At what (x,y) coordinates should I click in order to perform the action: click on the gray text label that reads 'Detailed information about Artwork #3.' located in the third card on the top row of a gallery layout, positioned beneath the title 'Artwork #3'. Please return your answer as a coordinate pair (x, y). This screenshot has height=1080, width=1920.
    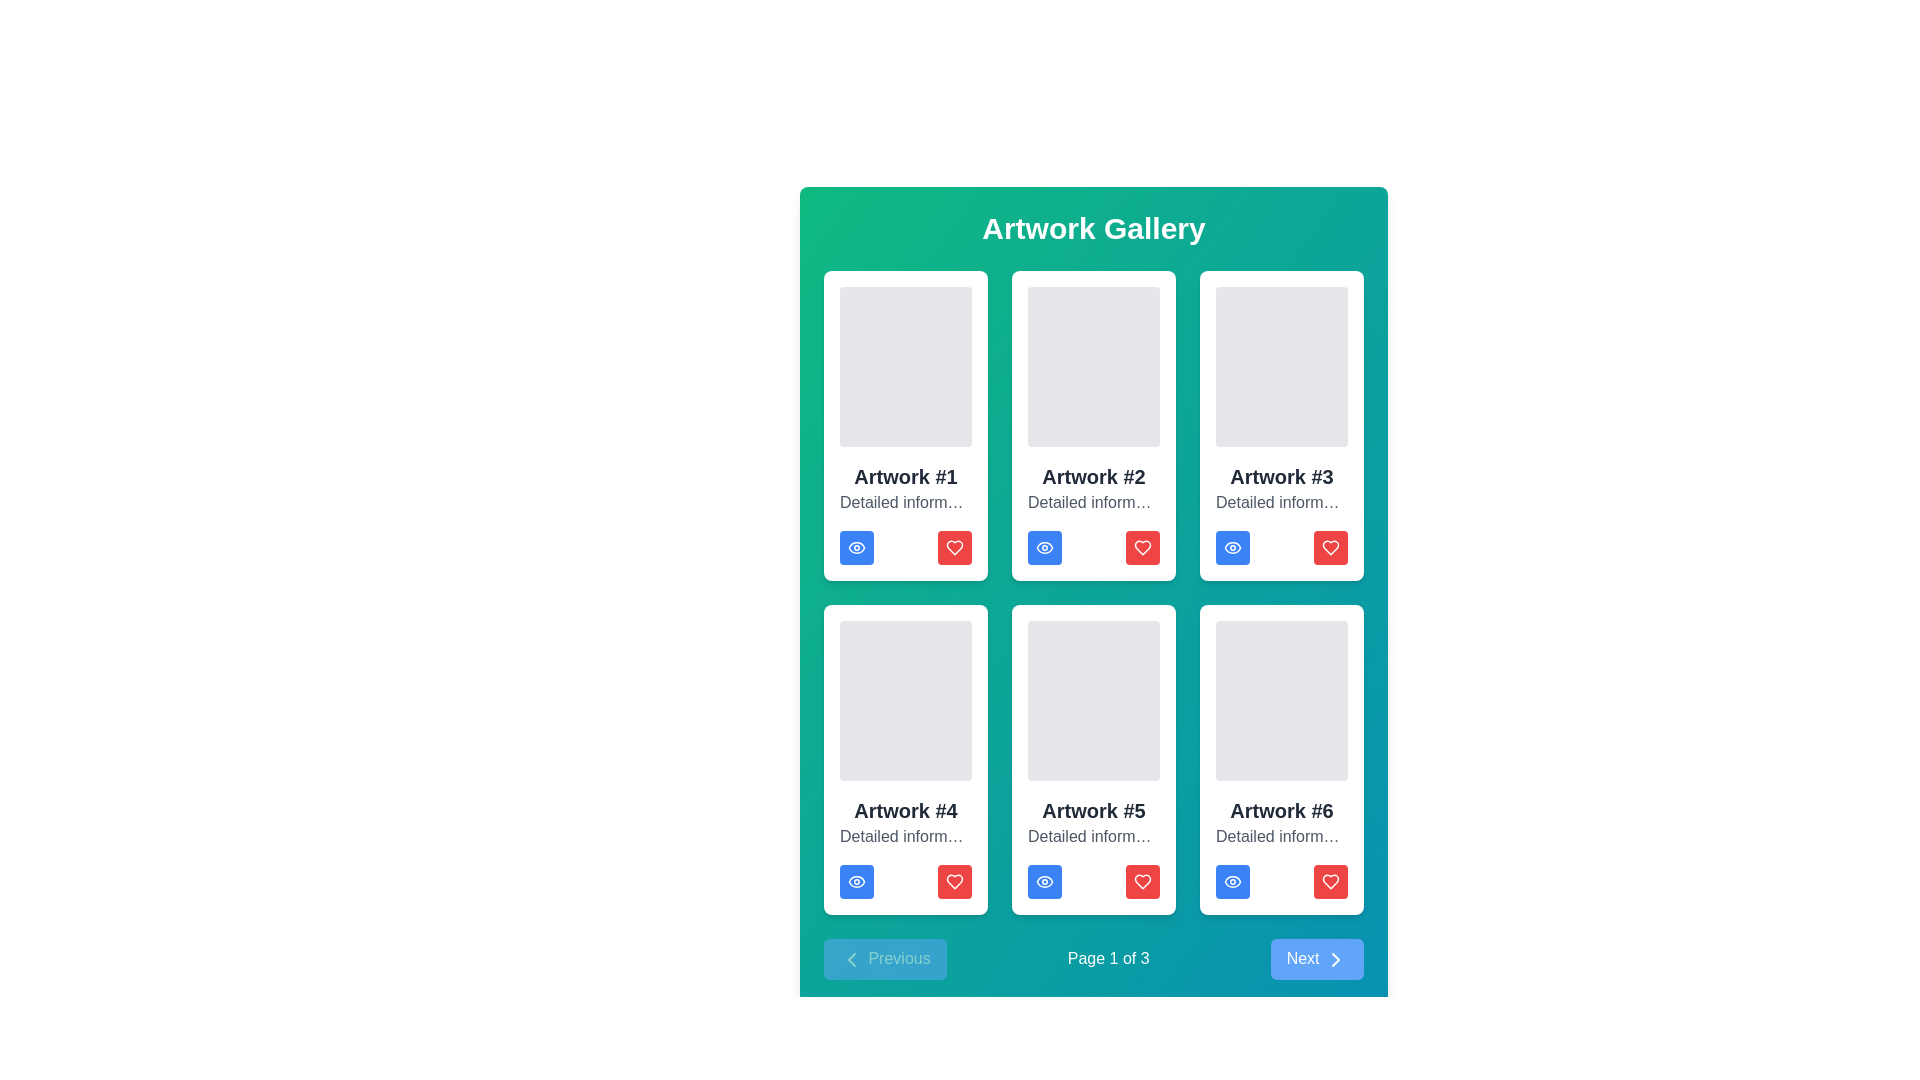
    Looking at the image, I should click on (1281, 501).